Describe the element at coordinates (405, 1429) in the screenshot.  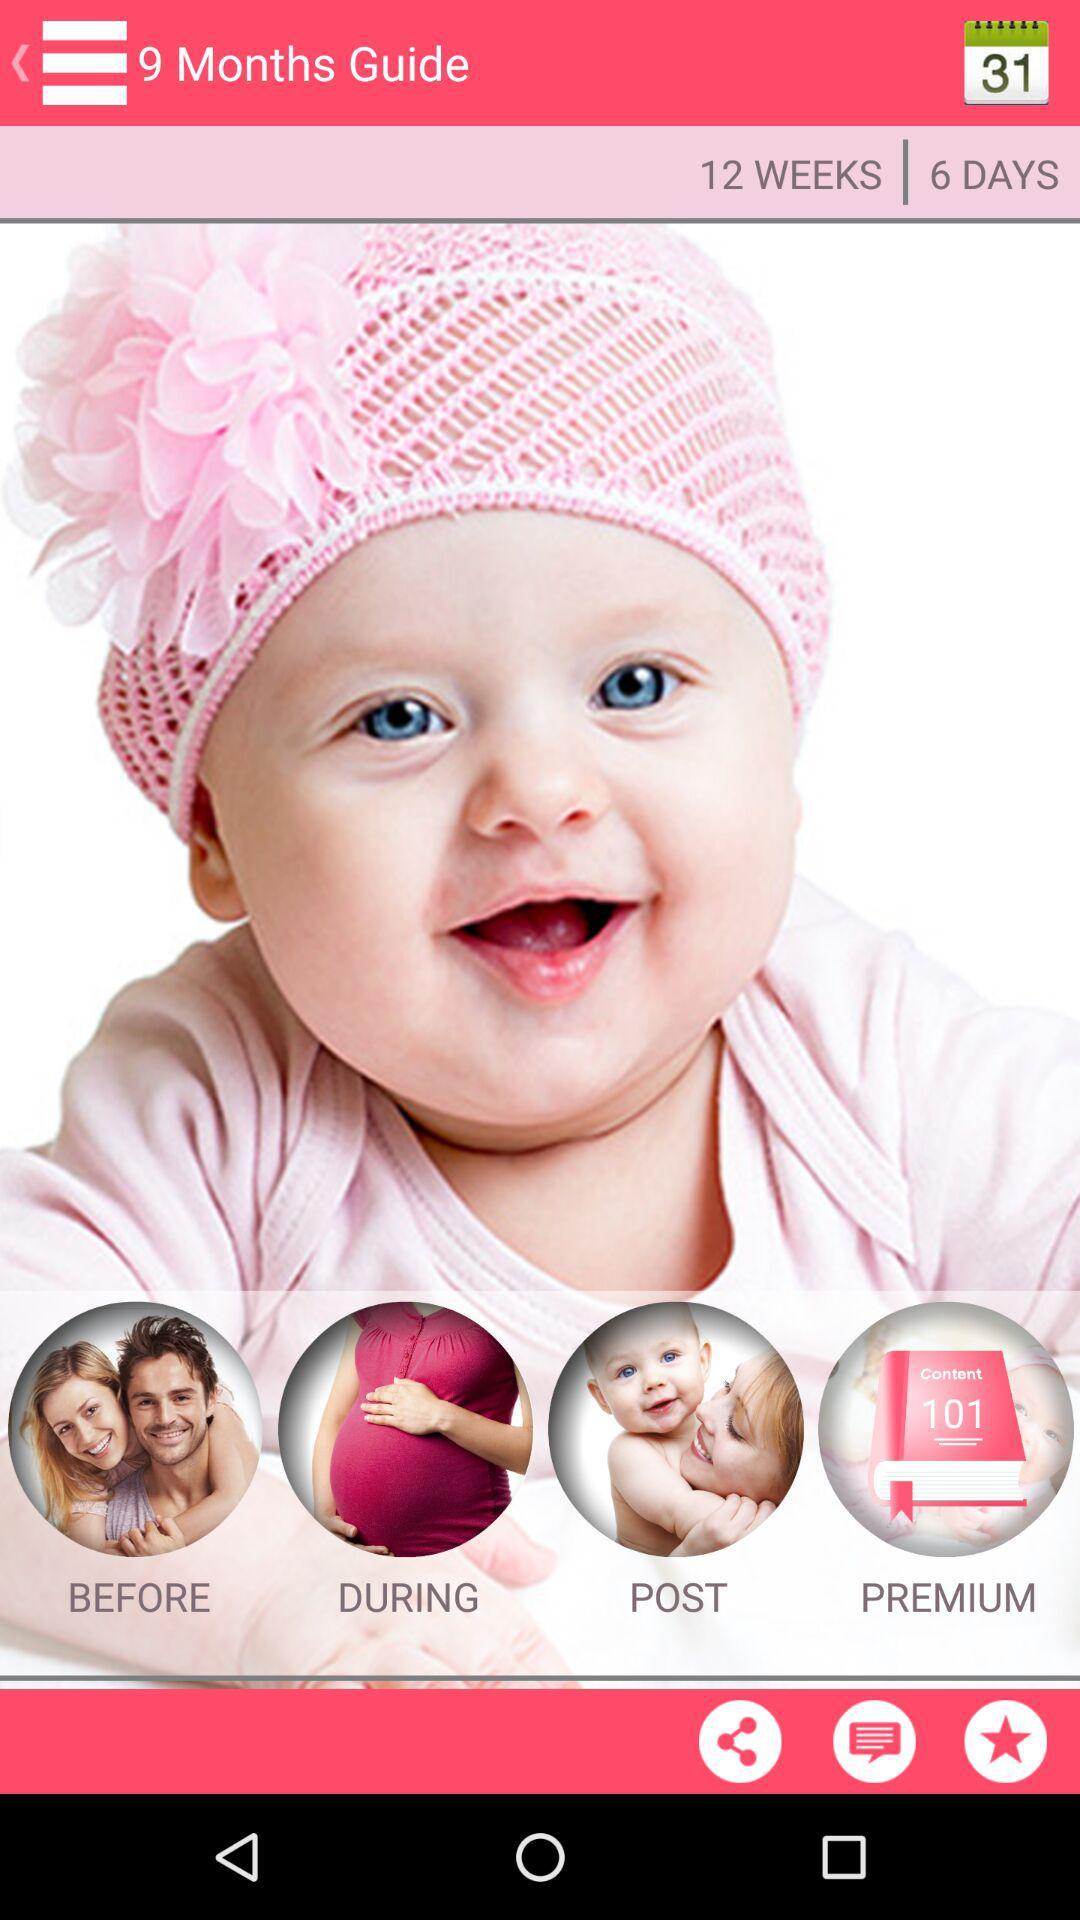
I see `the image` at that location.